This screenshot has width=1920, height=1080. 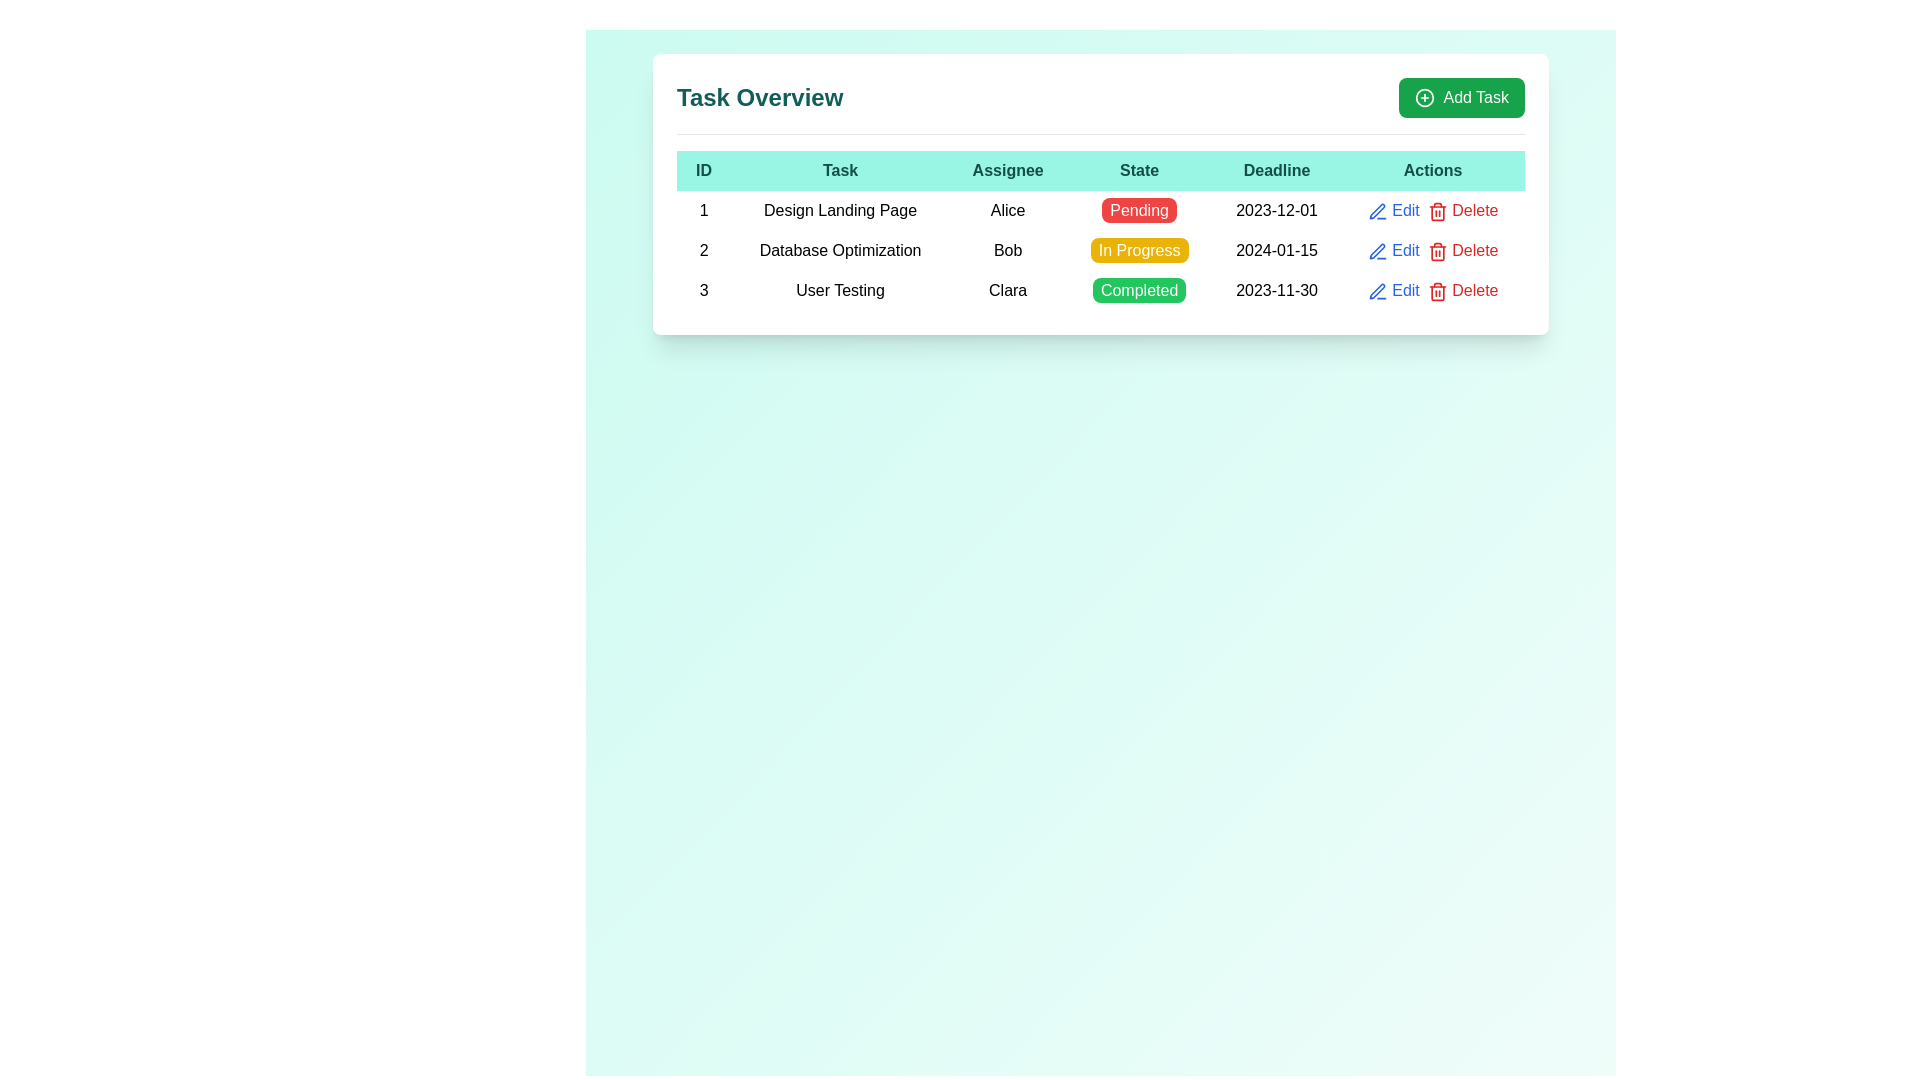 What do you see at coordinates (1099, 211) in the screenshot?
I see `the 'Pending' status label in the first row of the table under 'Task Overview' to check the task state` at bounding box center [1099, 211].